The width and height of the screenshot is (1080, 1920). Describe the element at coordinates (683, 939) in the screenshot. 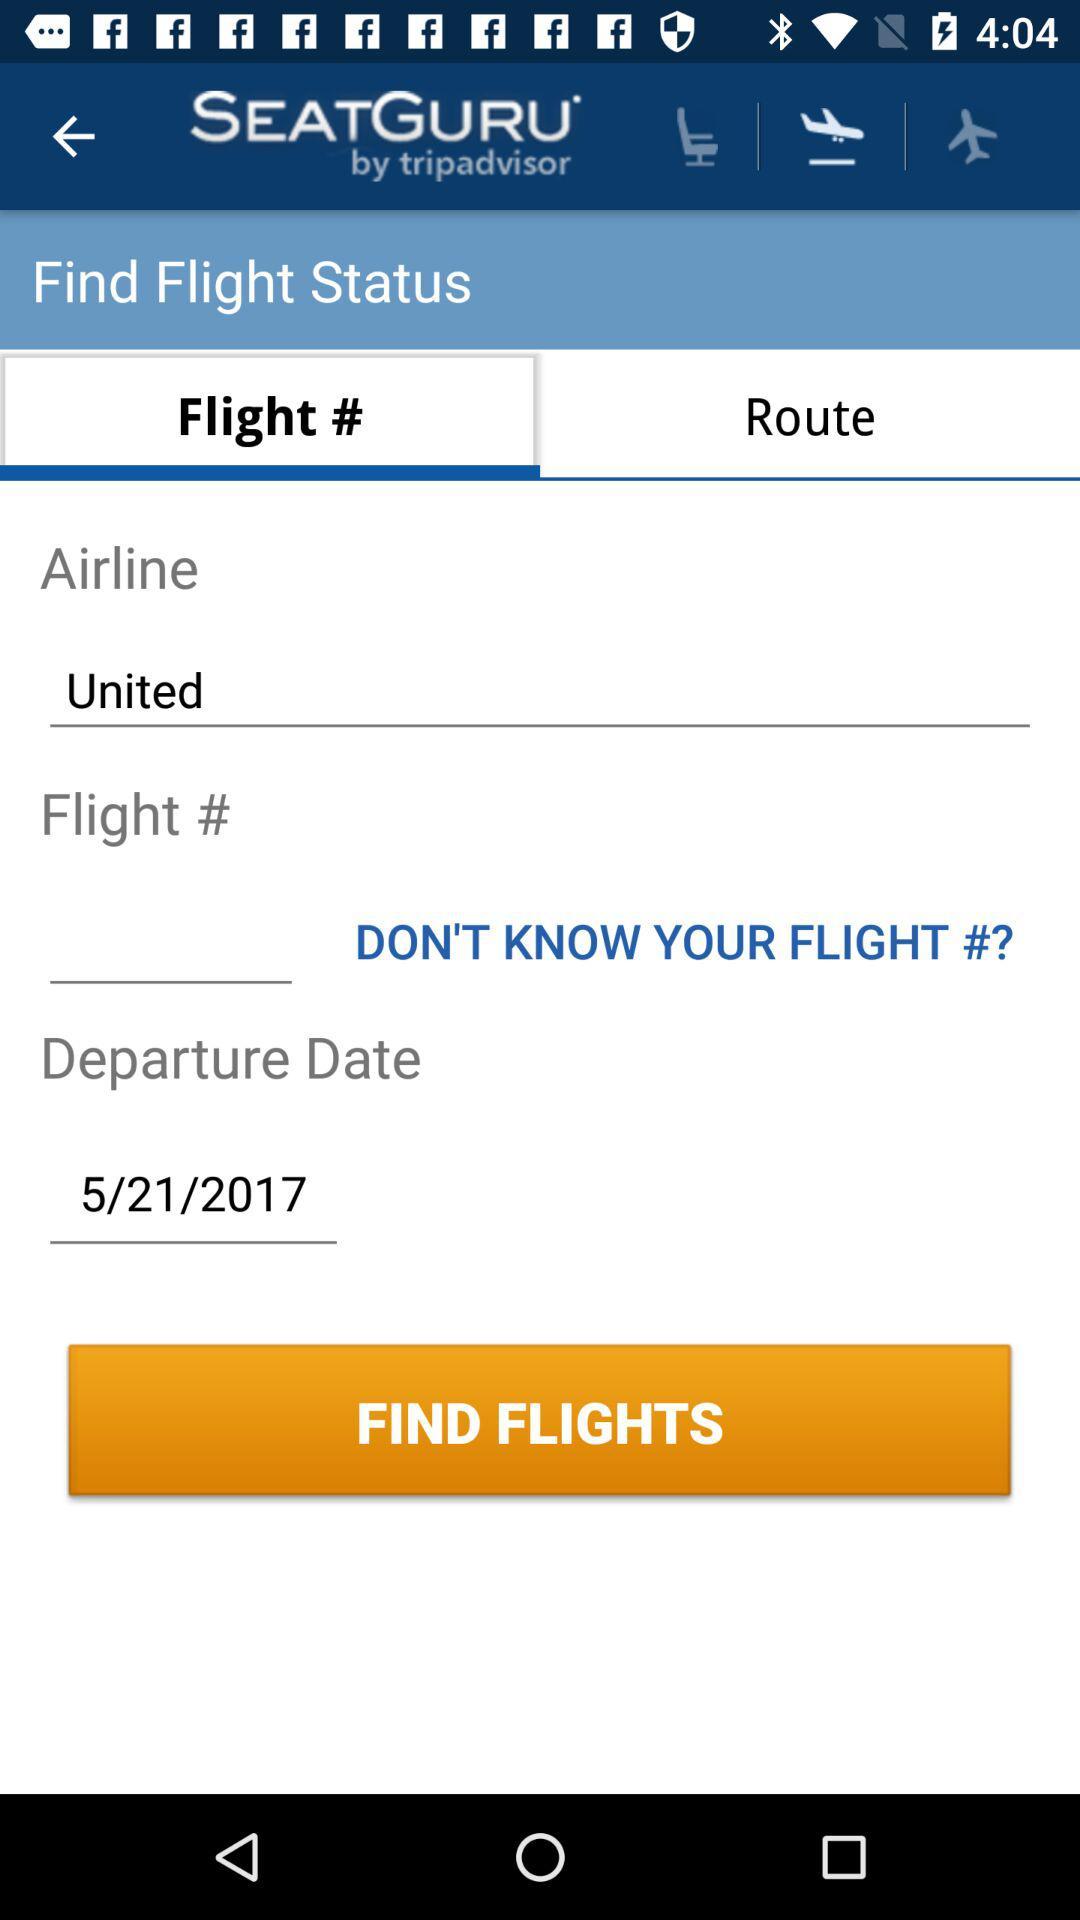

I see `item below united item` at that location.